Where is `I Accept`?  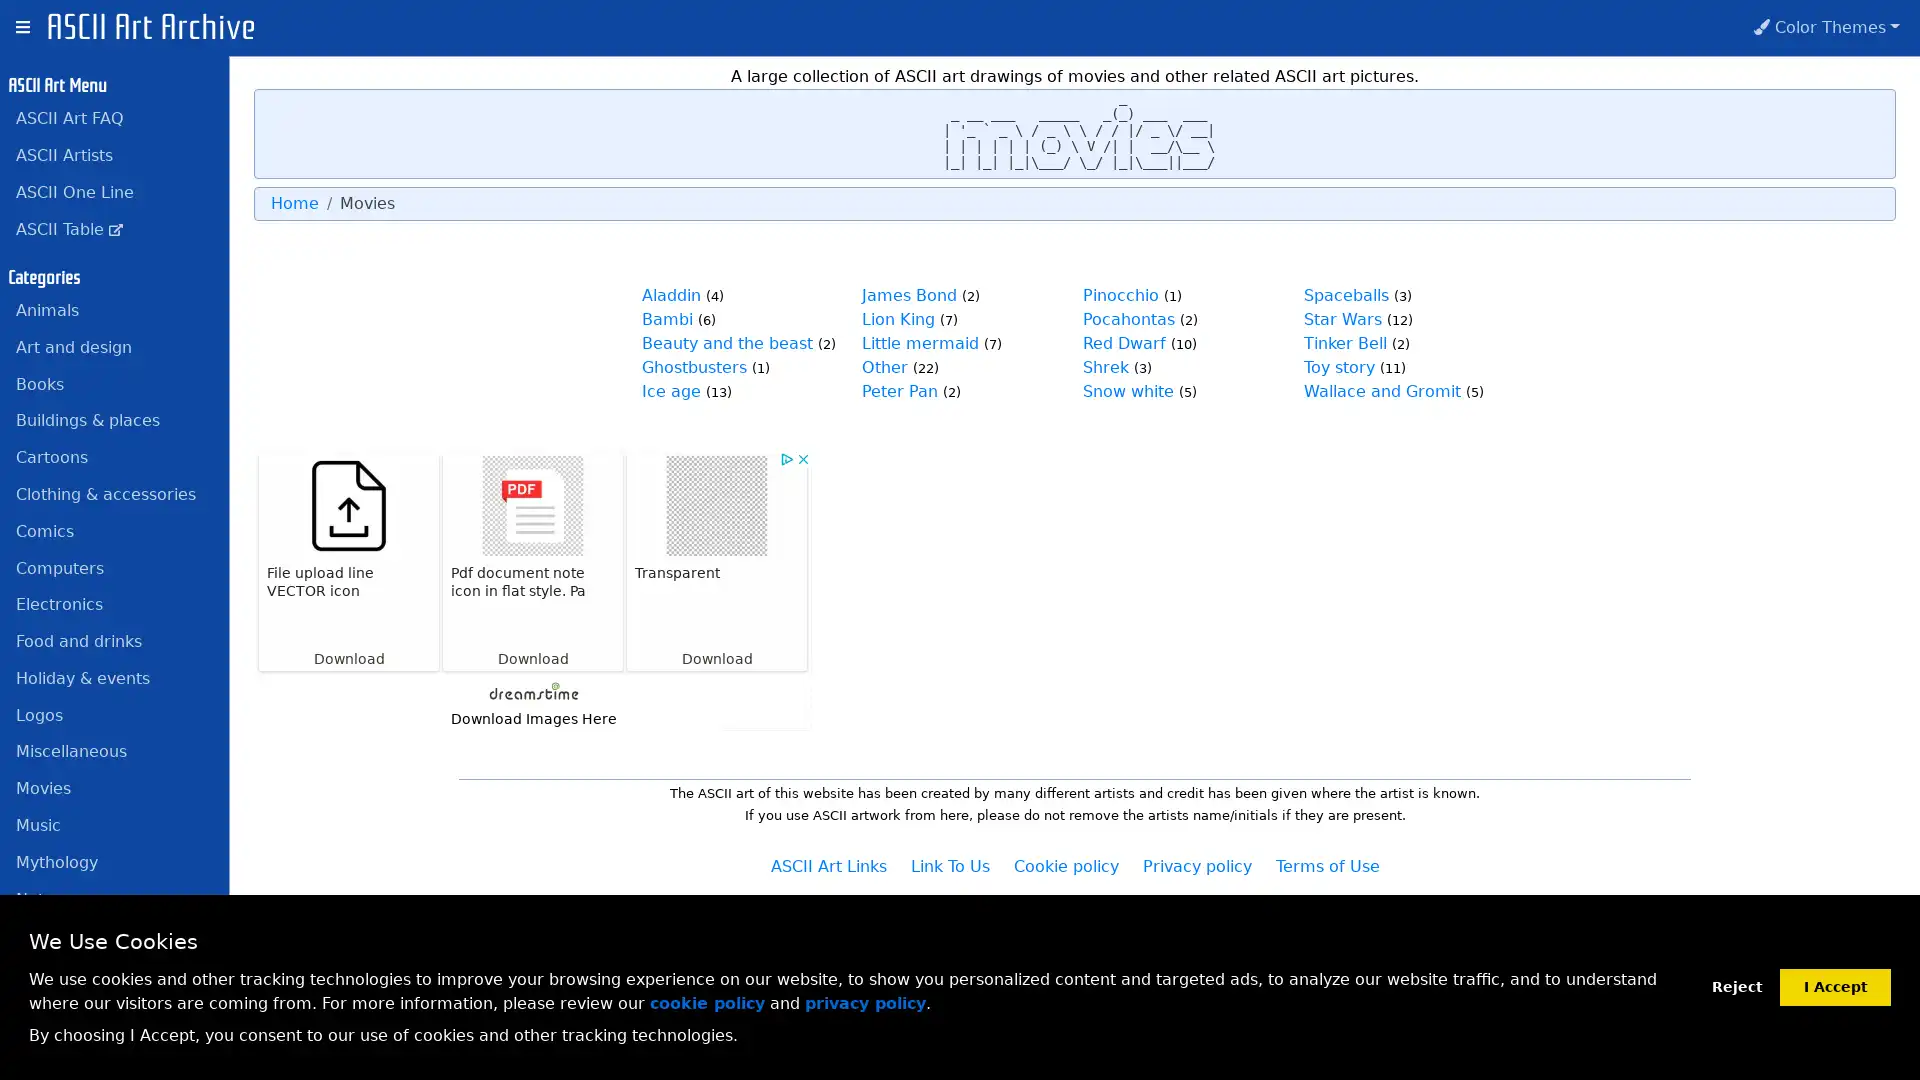
I Accept is located at coordinates (1835, 985).